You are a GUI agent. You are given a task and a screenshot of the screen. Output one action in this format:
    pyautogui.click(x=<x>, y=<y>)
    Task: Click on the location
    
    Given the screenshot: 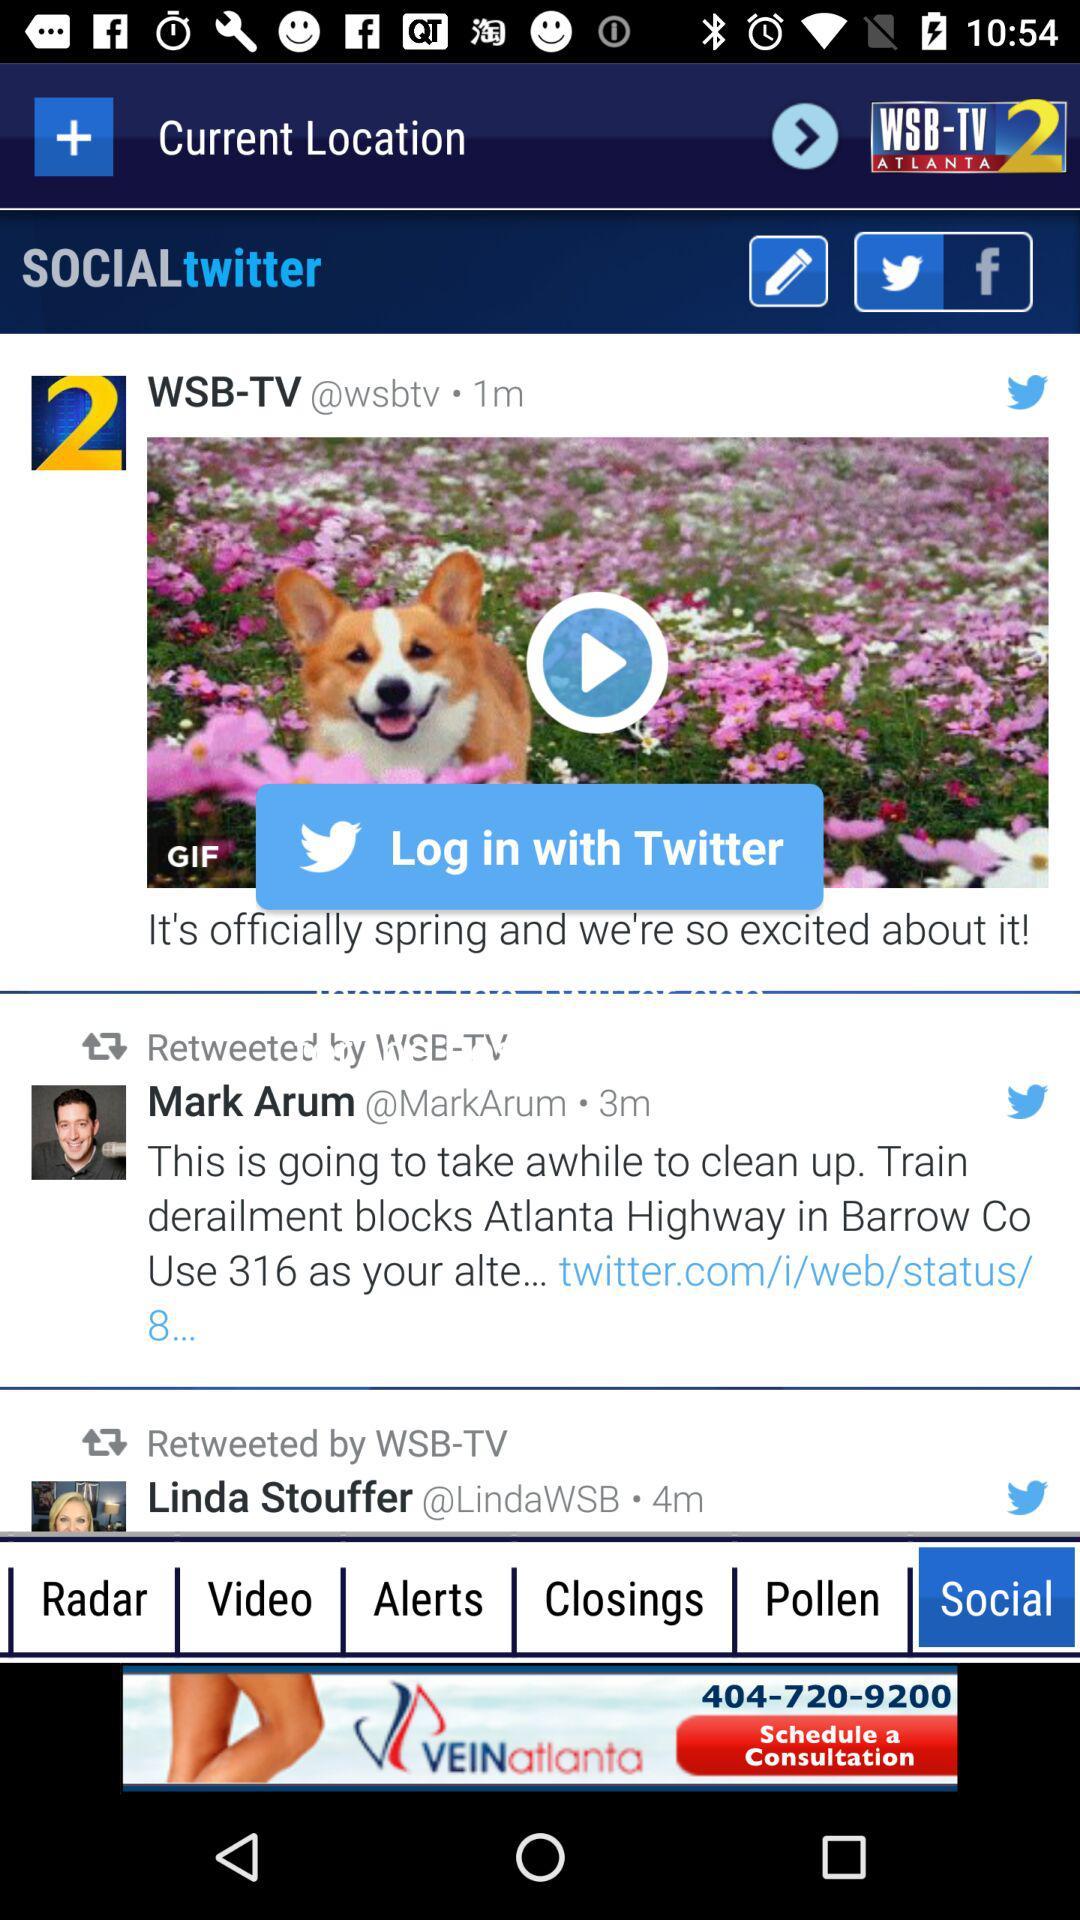 What is the action you would take?
    pyautogui.click(x=72, y=135)
    